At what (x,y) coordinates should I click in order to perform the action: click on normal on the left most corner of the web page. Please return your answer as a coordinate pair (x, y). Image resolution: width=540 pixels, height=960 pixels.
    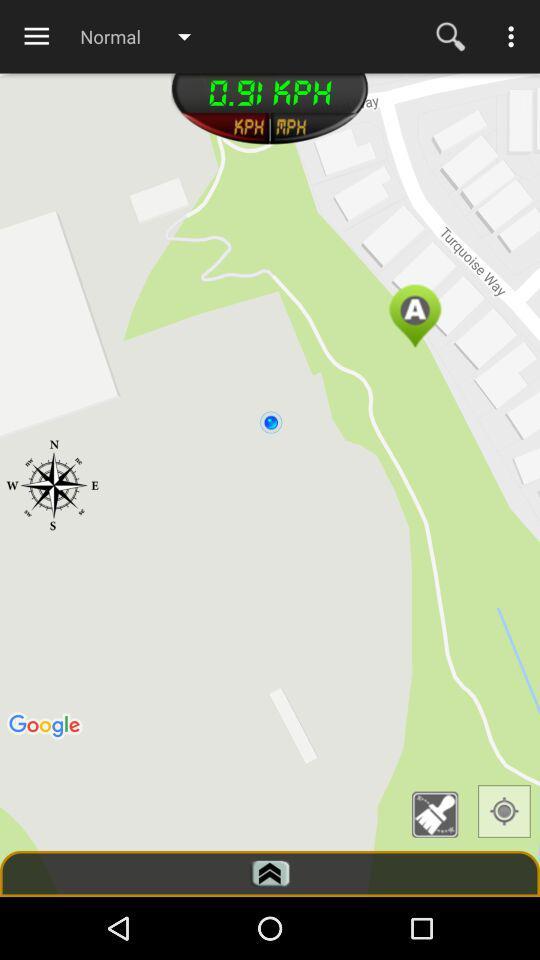
    Looking at the image, I should click on (143, 35).